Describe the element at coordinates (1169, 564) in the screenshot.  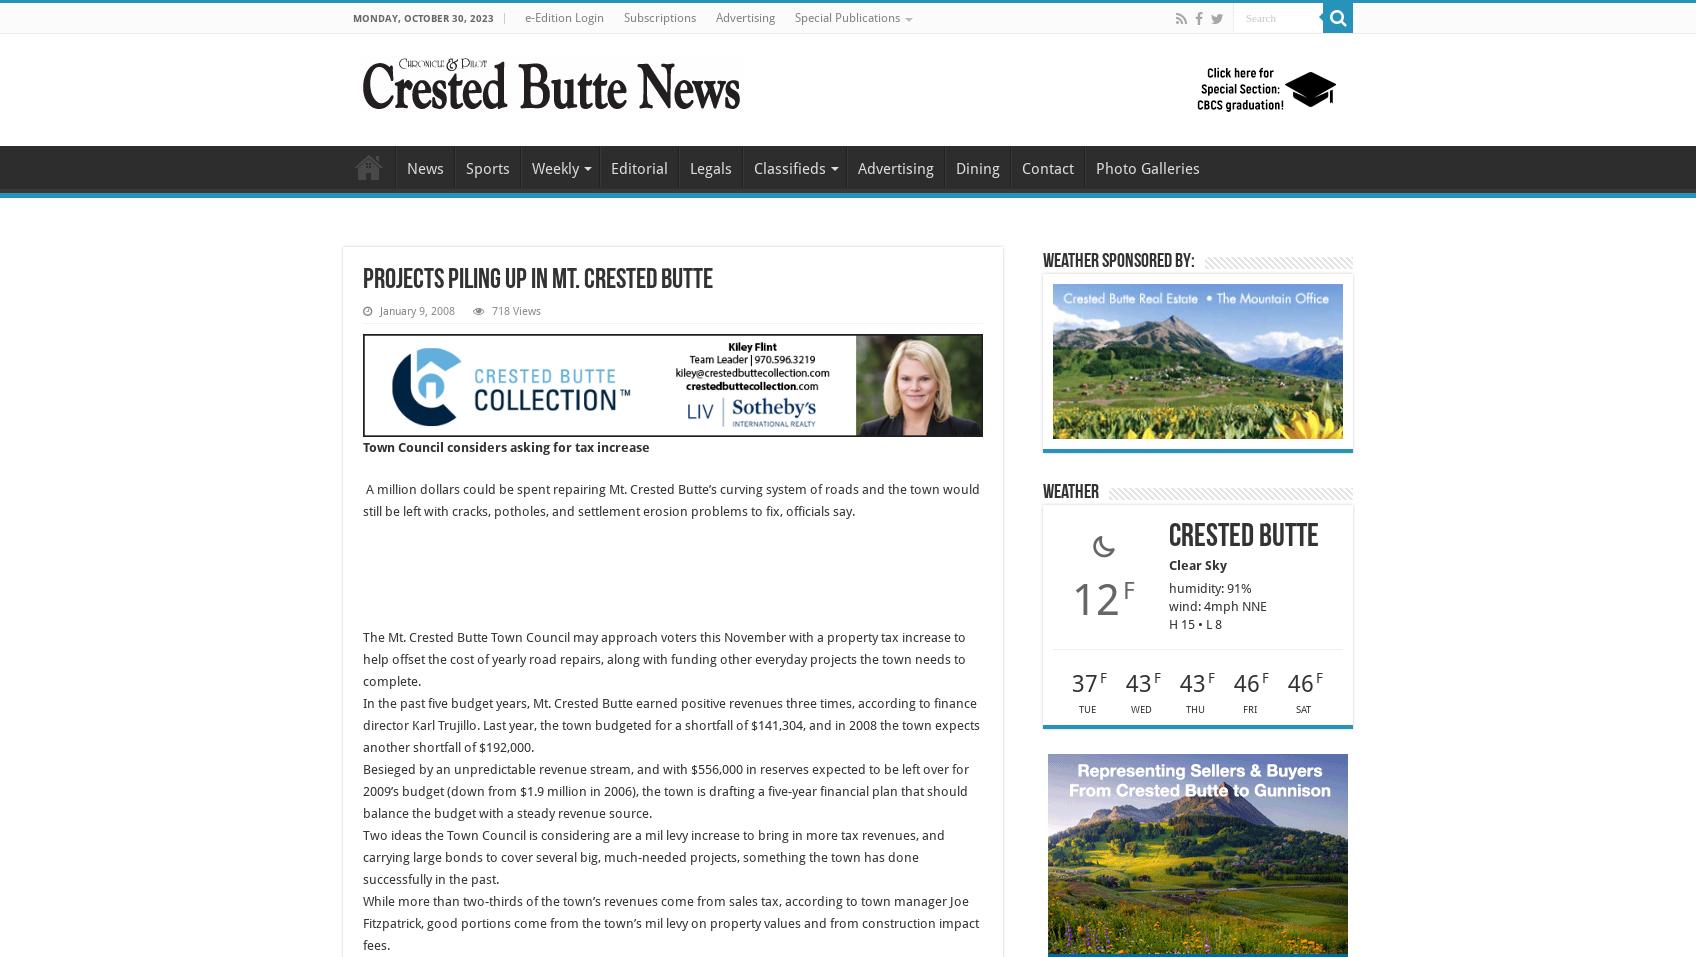
I see `'clear sky'` at that location.